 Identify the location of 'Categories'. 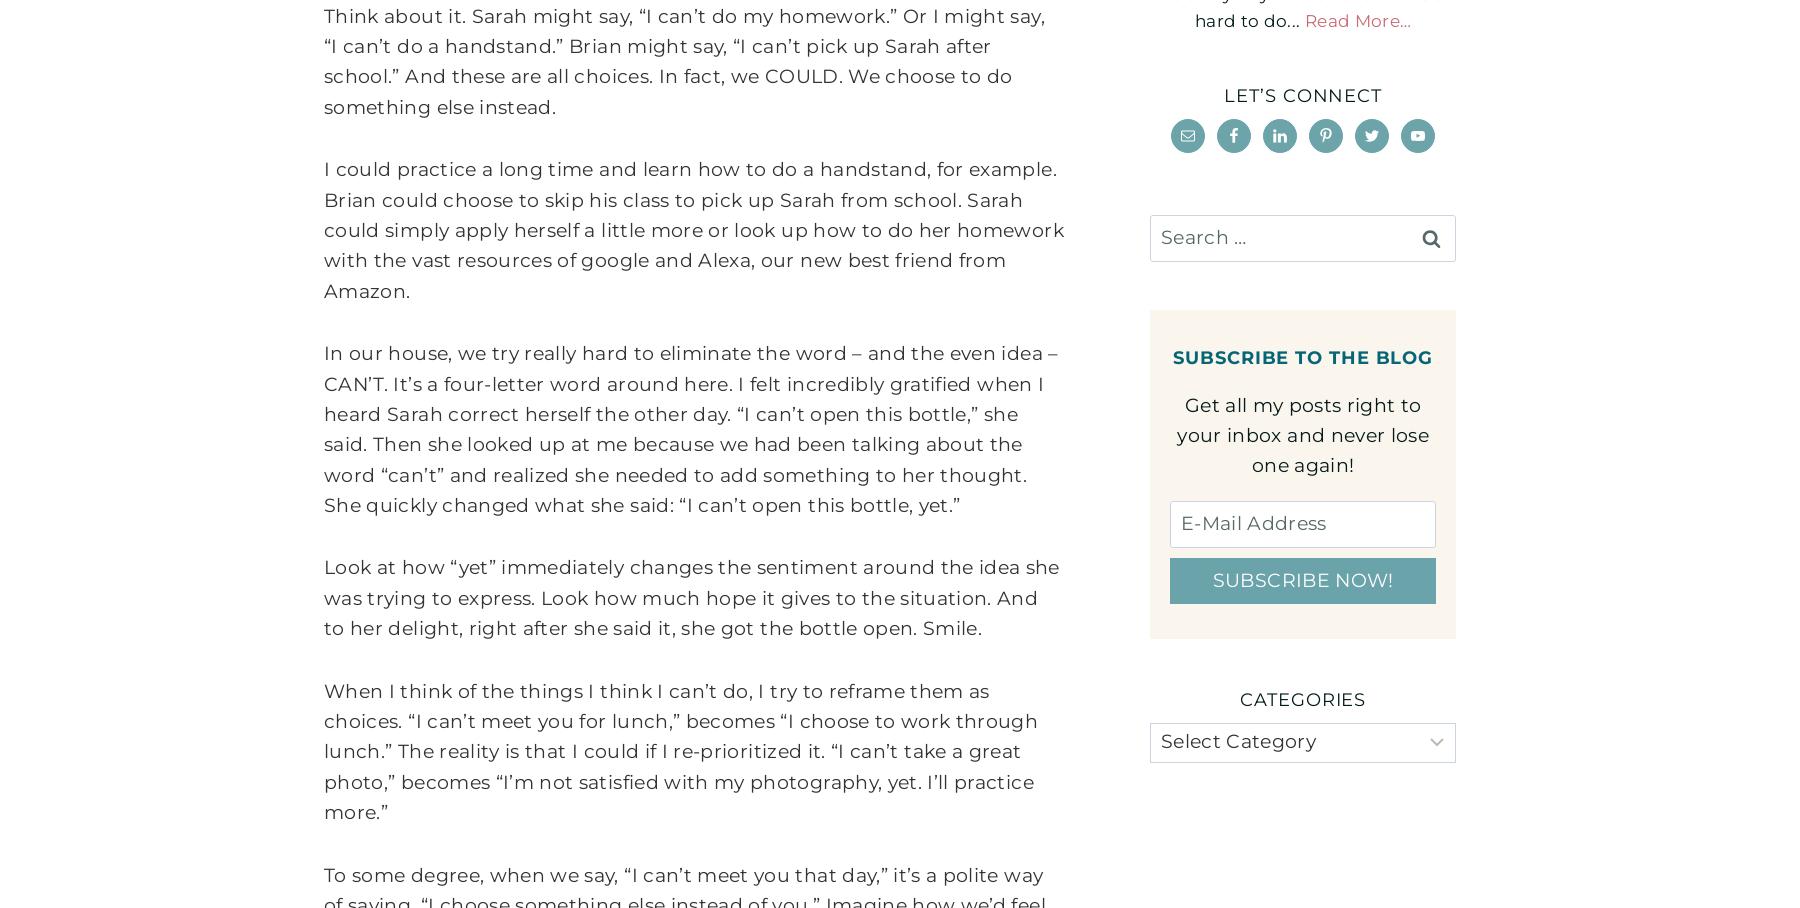
(1303, 697).